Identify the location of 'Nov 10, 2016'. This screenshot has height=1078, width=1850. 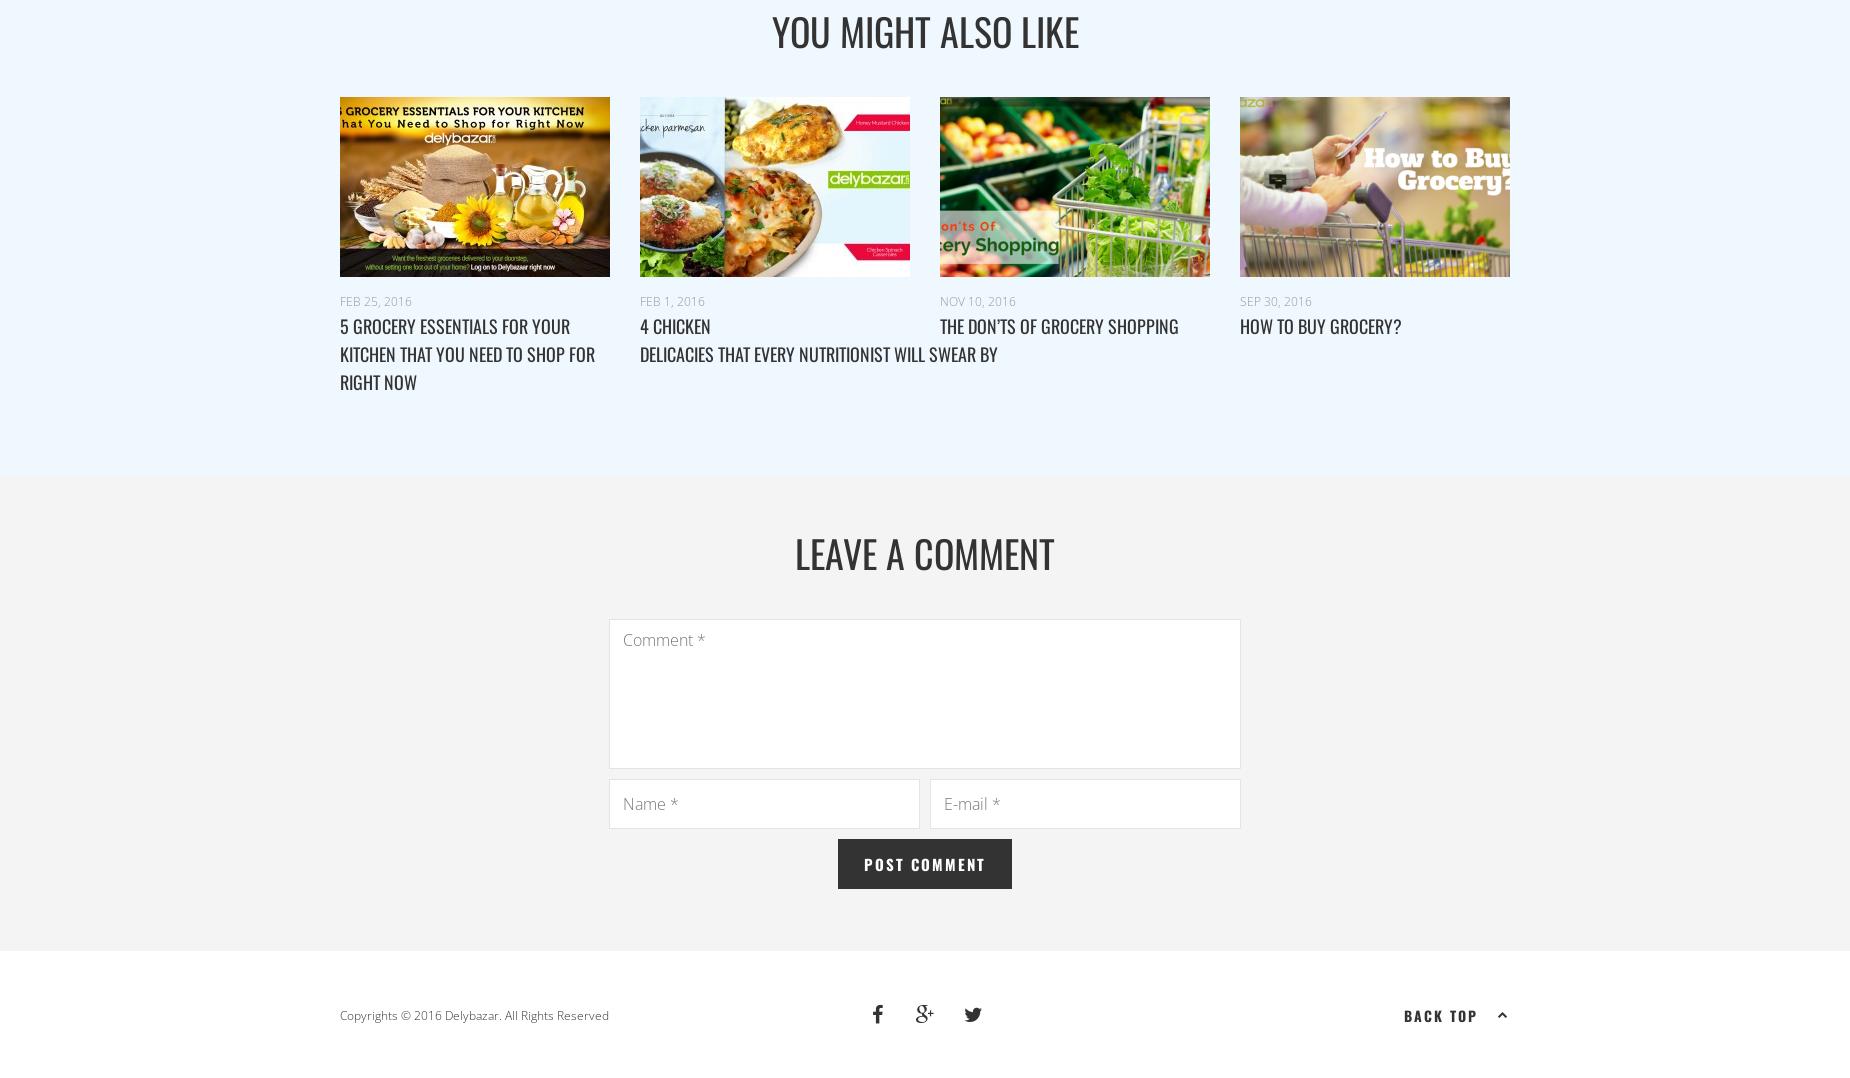
(976, 300).